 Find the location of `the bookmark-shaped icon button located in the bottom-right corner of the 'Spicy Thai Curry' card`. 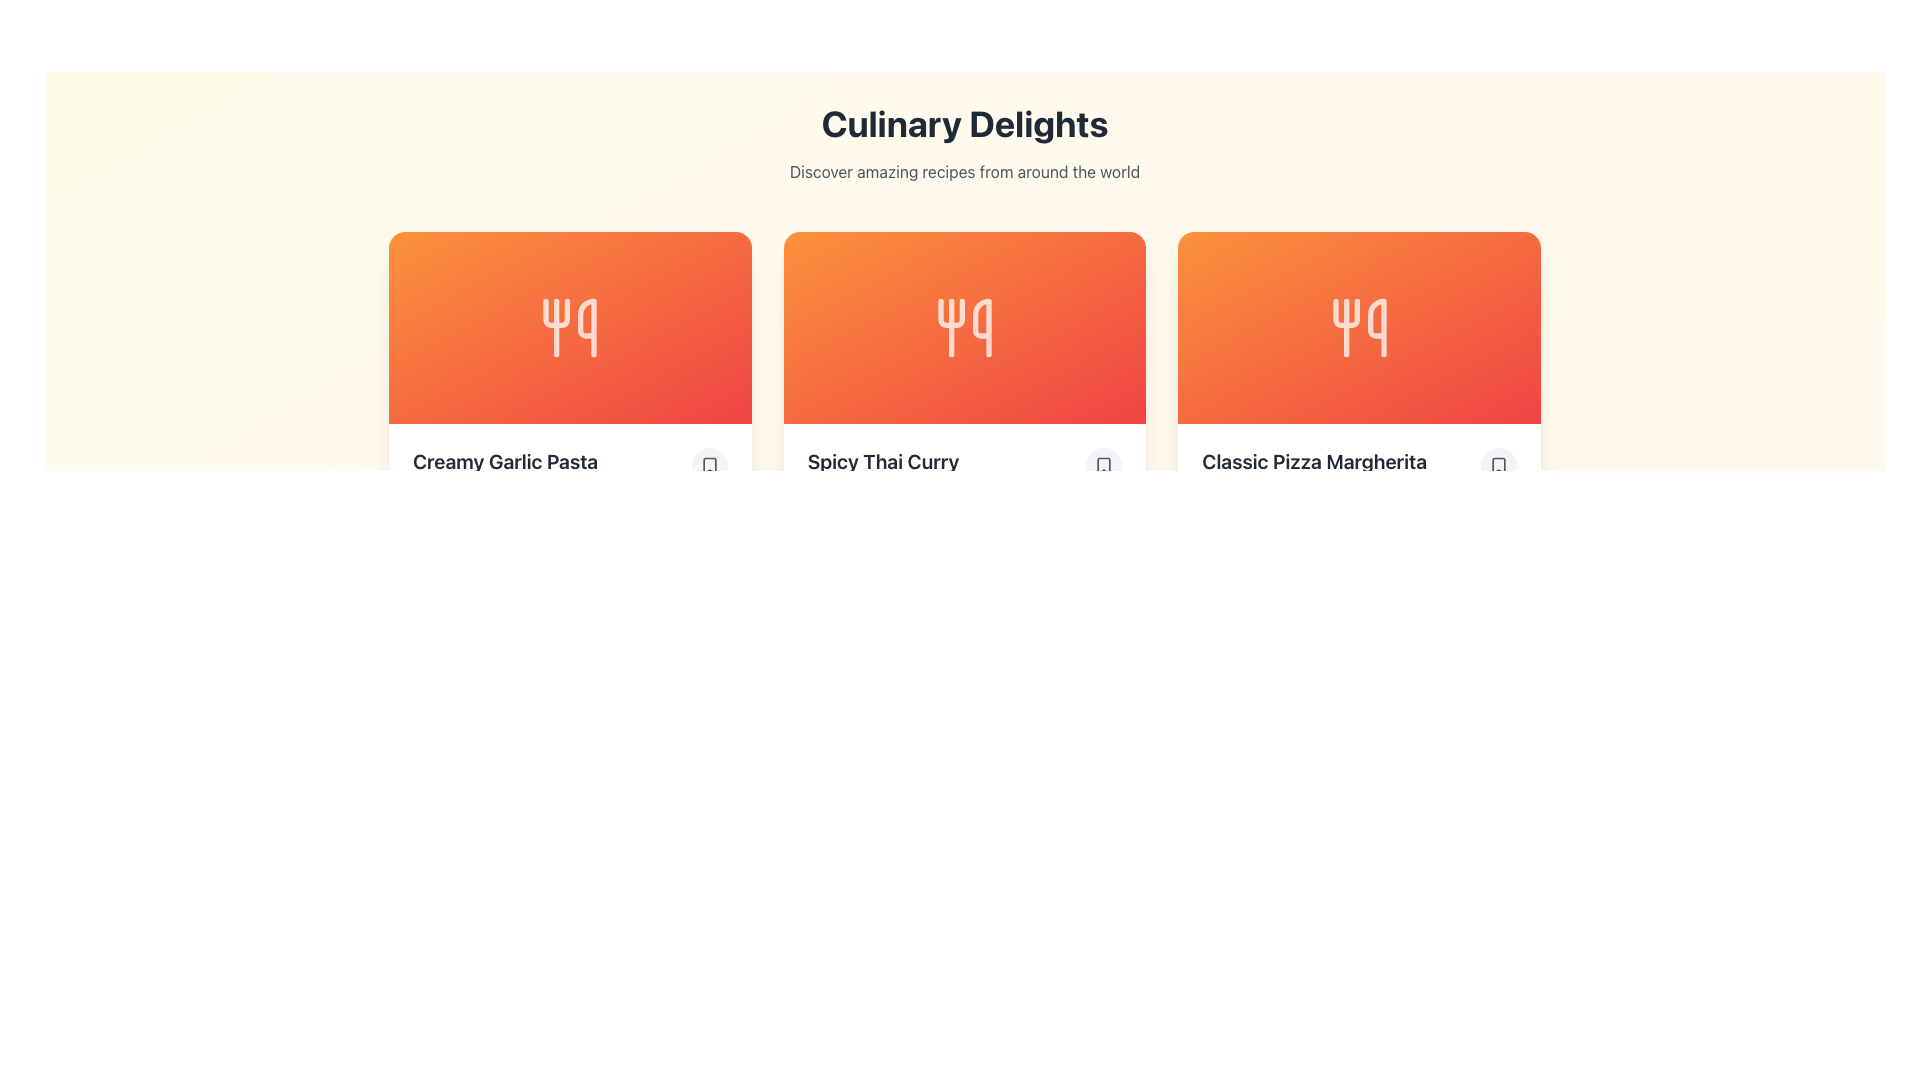

the bookmark-shaped icon button located in the bottom-right corner of the 'Spicy Thai Curry' card is located at coordinates (1103, 466).